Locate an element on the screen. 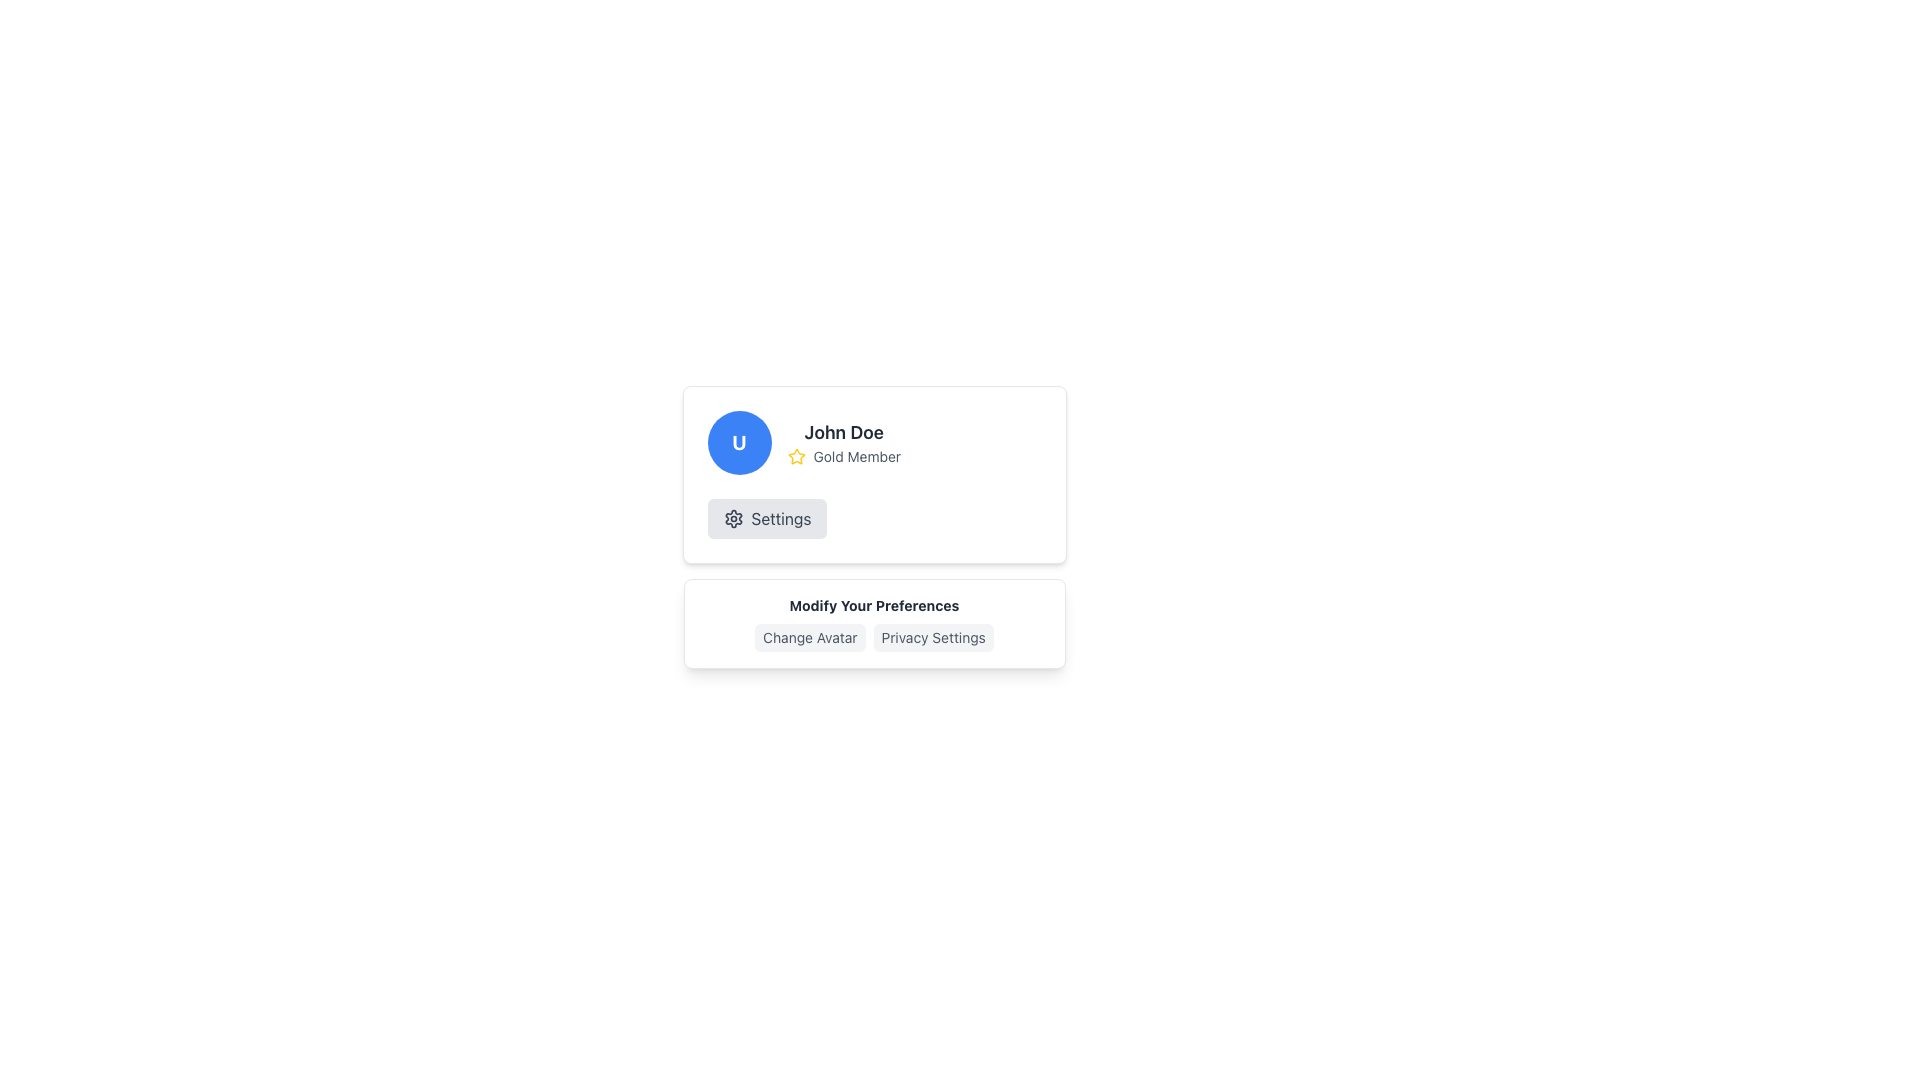 The width and height of the screenshot is (1920, 1080). the 'Privacy Settings' button, which has a light gray background and dark gray text is located at coordinates (932, 637).